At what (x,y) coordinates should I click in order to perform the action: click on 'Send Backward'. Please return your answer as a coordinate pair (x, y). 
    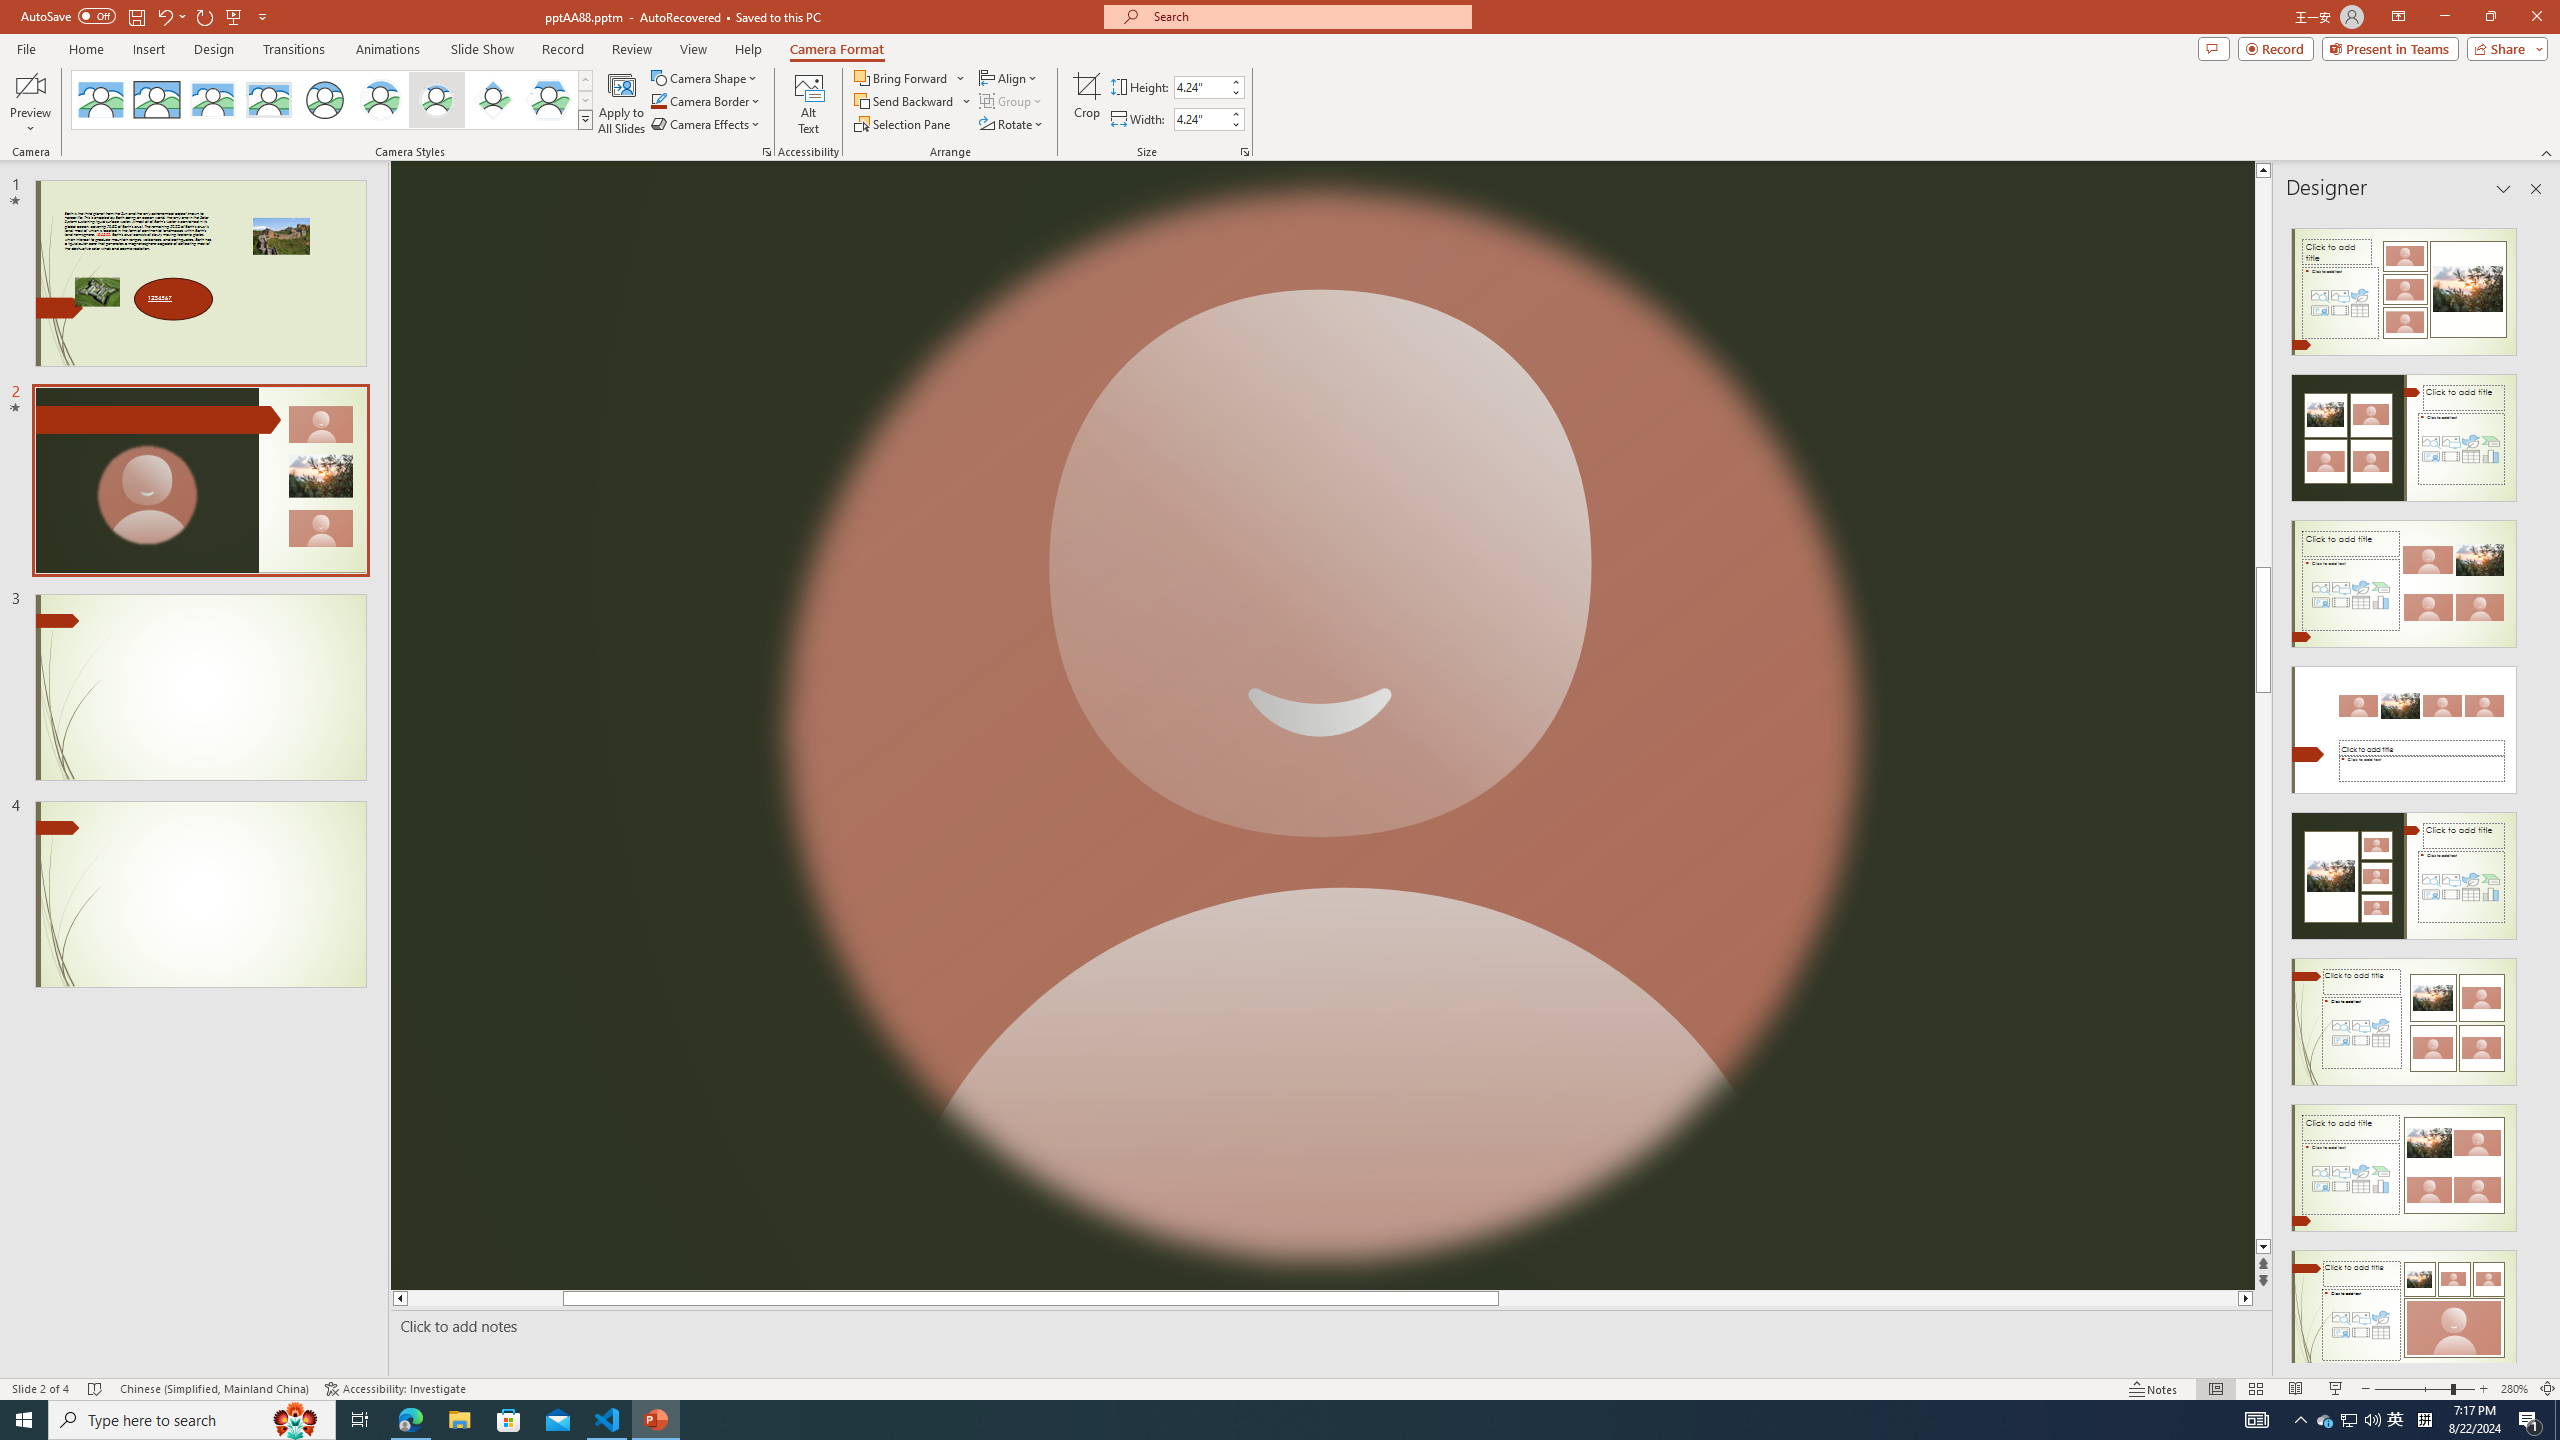
    Looking at the image, I should click on (904, 99).